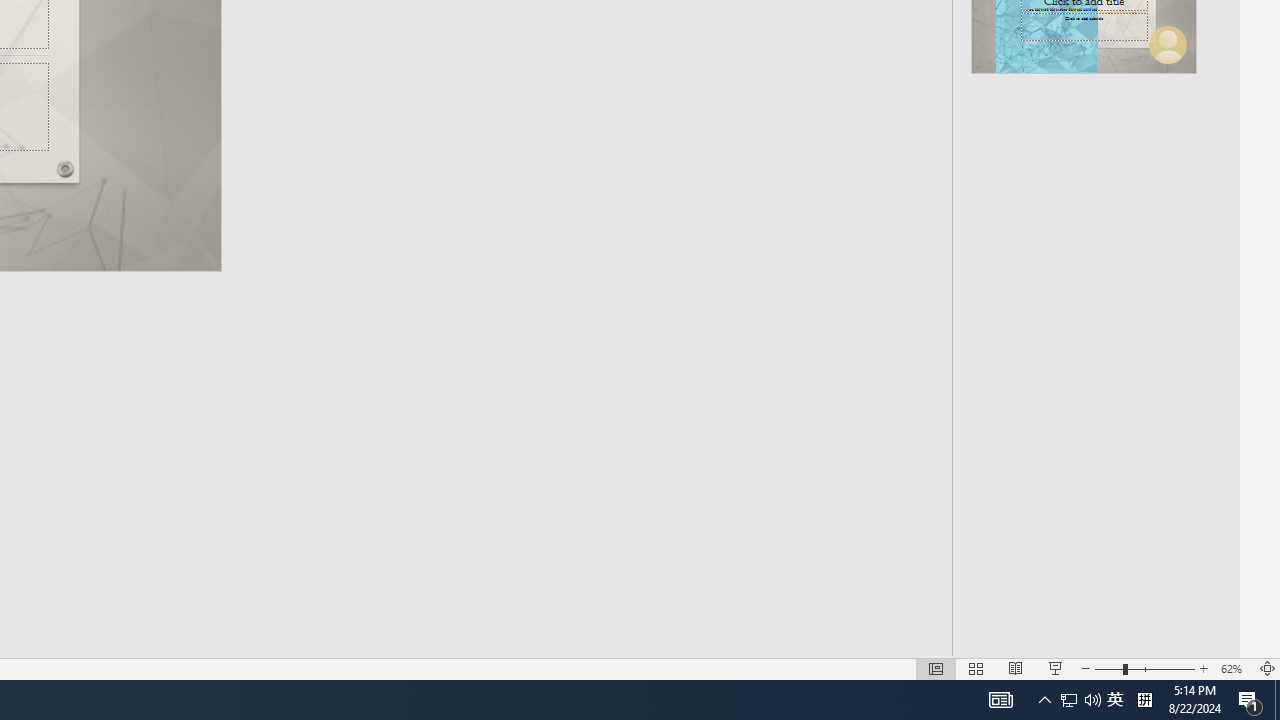 The height and width of the screenshot is (720, 1280). Describe the element at coordinates (1233, 669) in the screenshot. I see `'Zoom 62%'` at that location.